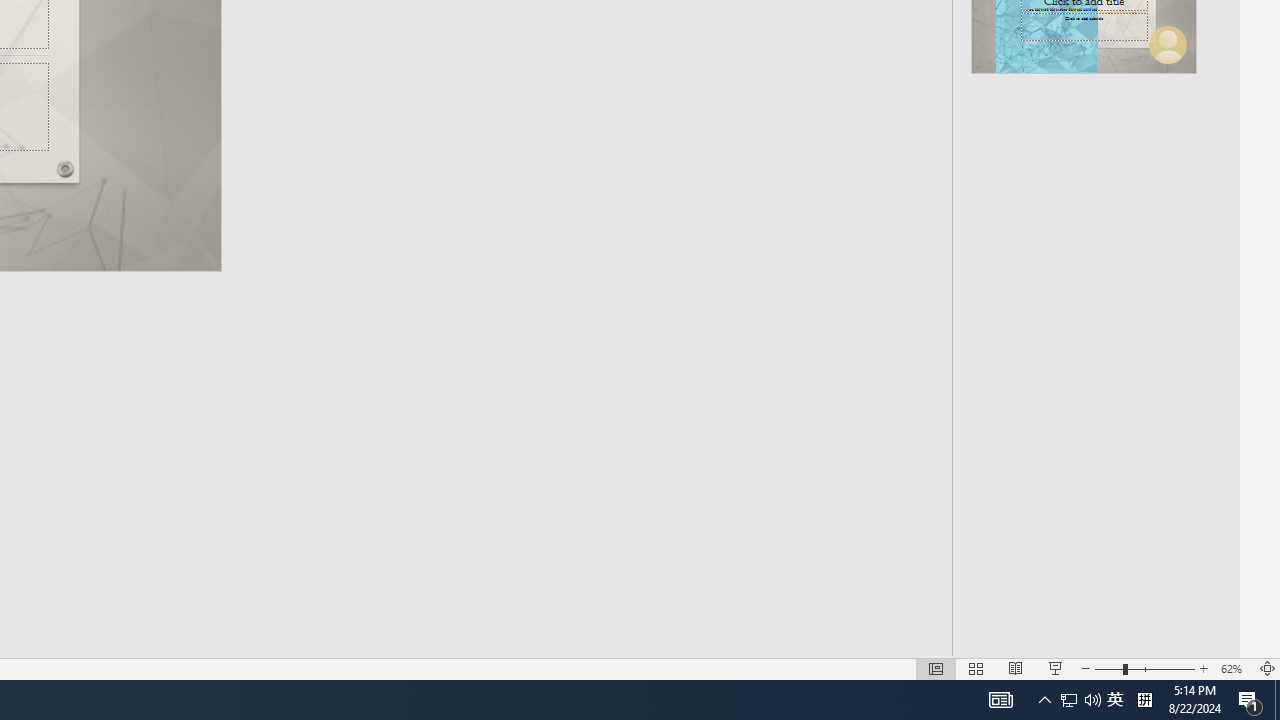 The height and width of the screenshot is (720, 1280). Describe the element at coordinates (1233, 669) in the screenshot. I see `'Zoom 62%'` at that location.